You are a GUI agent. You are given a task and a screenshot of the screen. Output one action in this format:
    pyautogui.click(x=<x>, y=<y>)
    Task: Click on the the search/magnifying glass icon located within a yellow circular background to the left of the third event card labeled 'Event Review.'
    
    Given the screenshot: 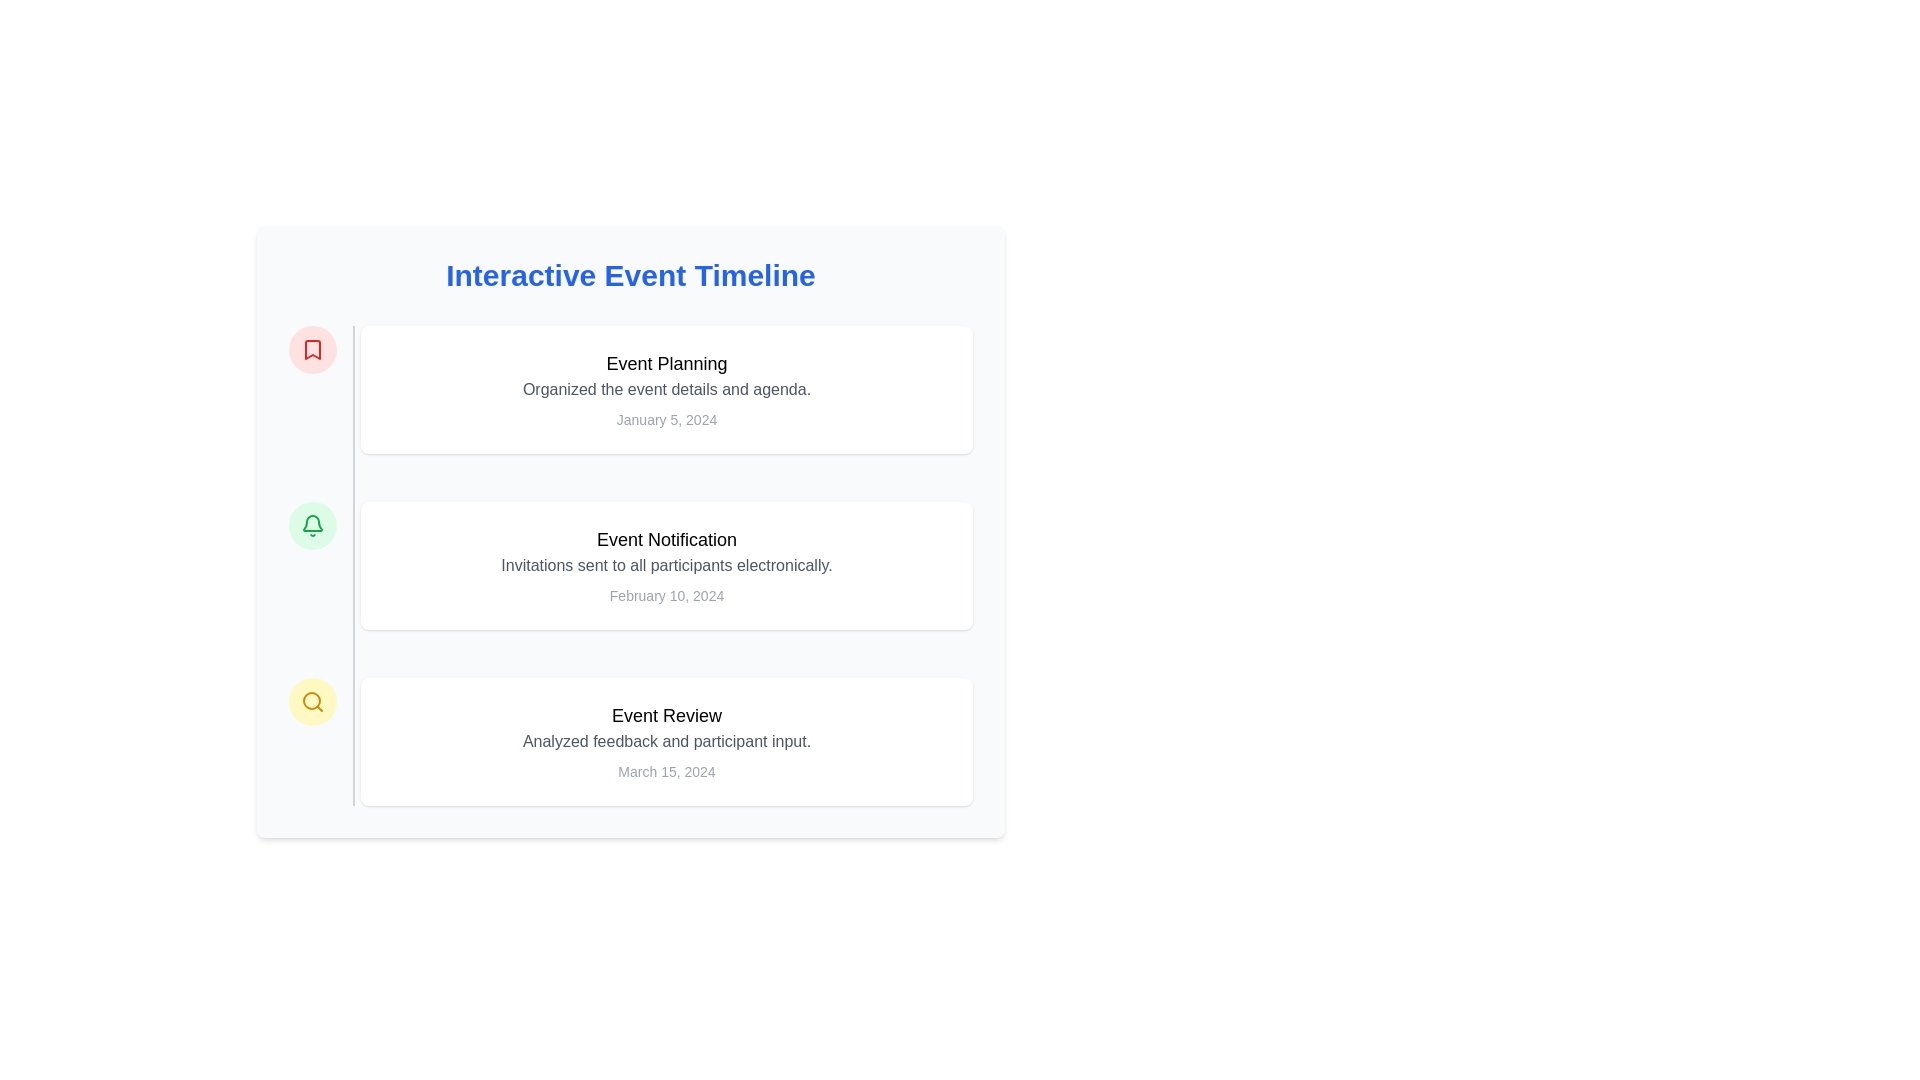 What is the action you would take?
    pyautogui.click(x=311, y=701)
    